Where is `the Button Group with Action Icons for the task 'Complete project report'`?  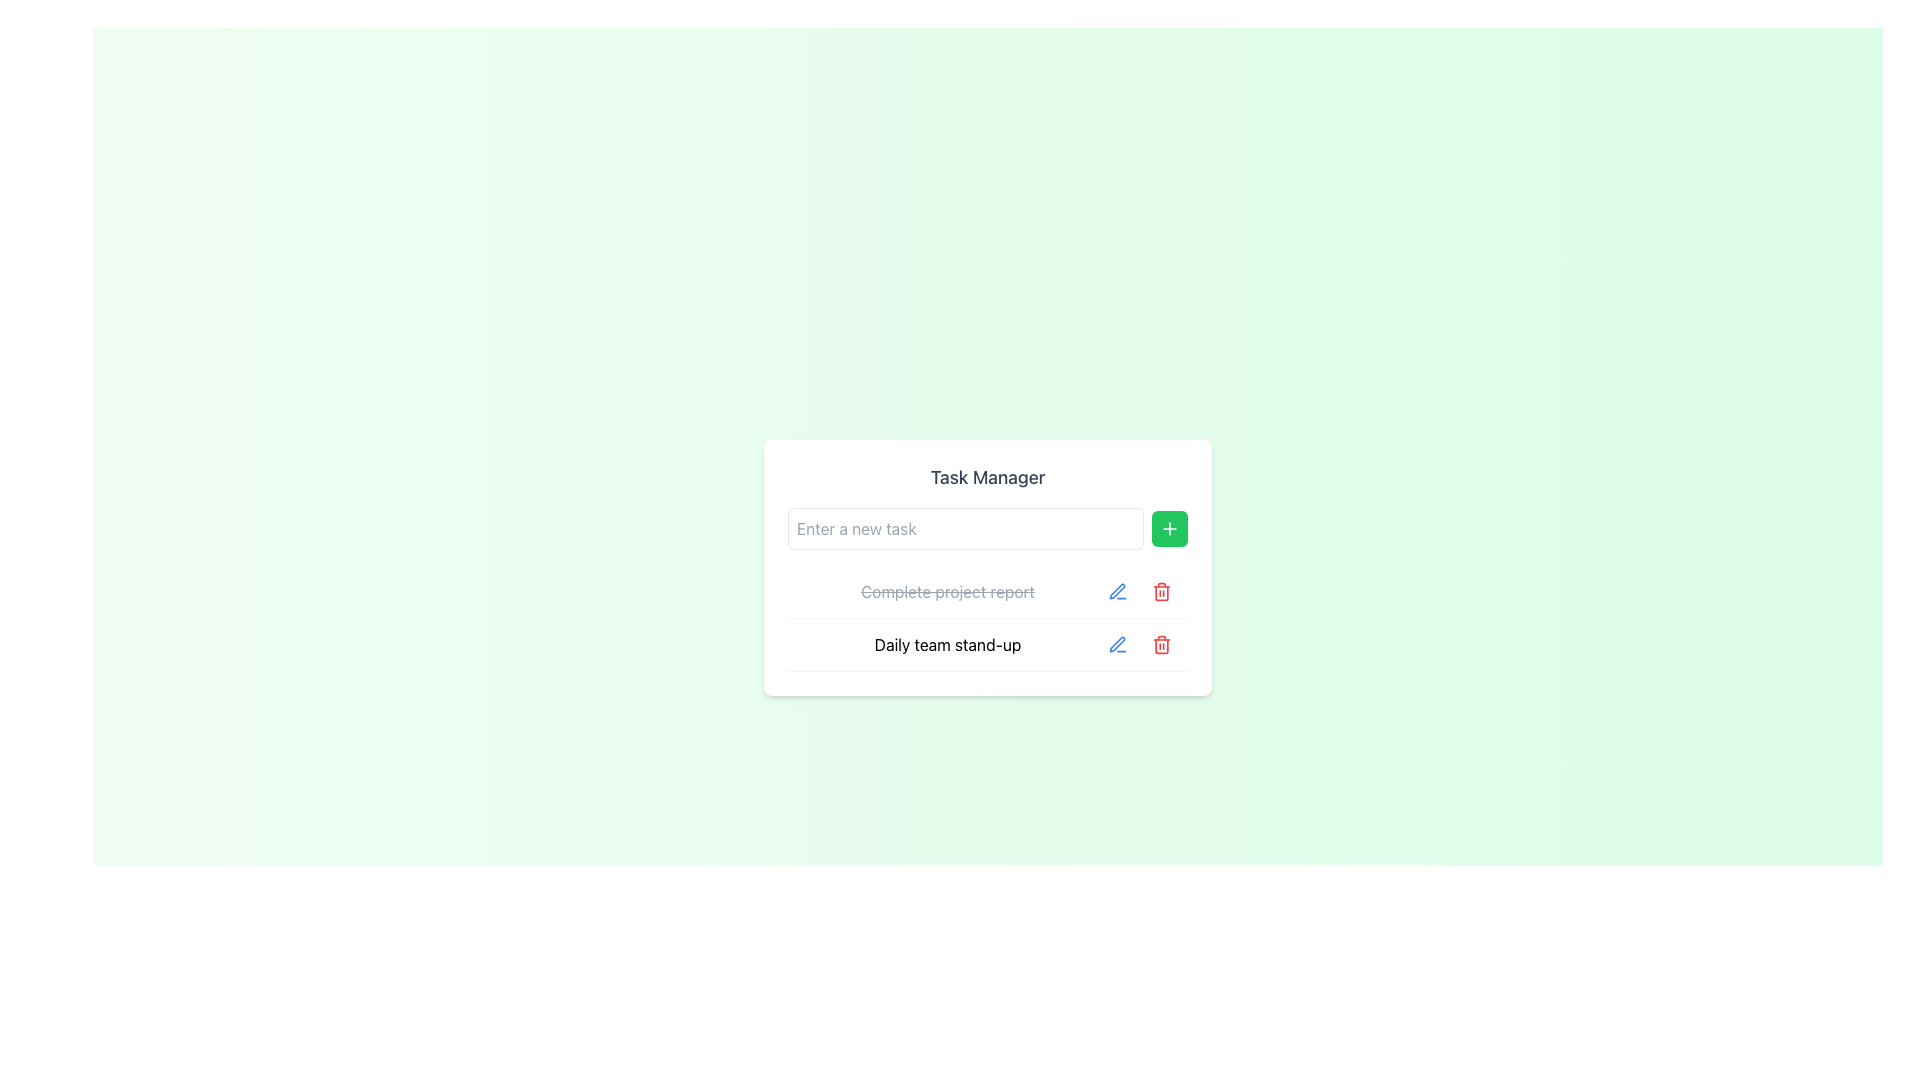 the Button Group with Action Icons for the task 'Complete project report' is located at coordinates (1140, 590).